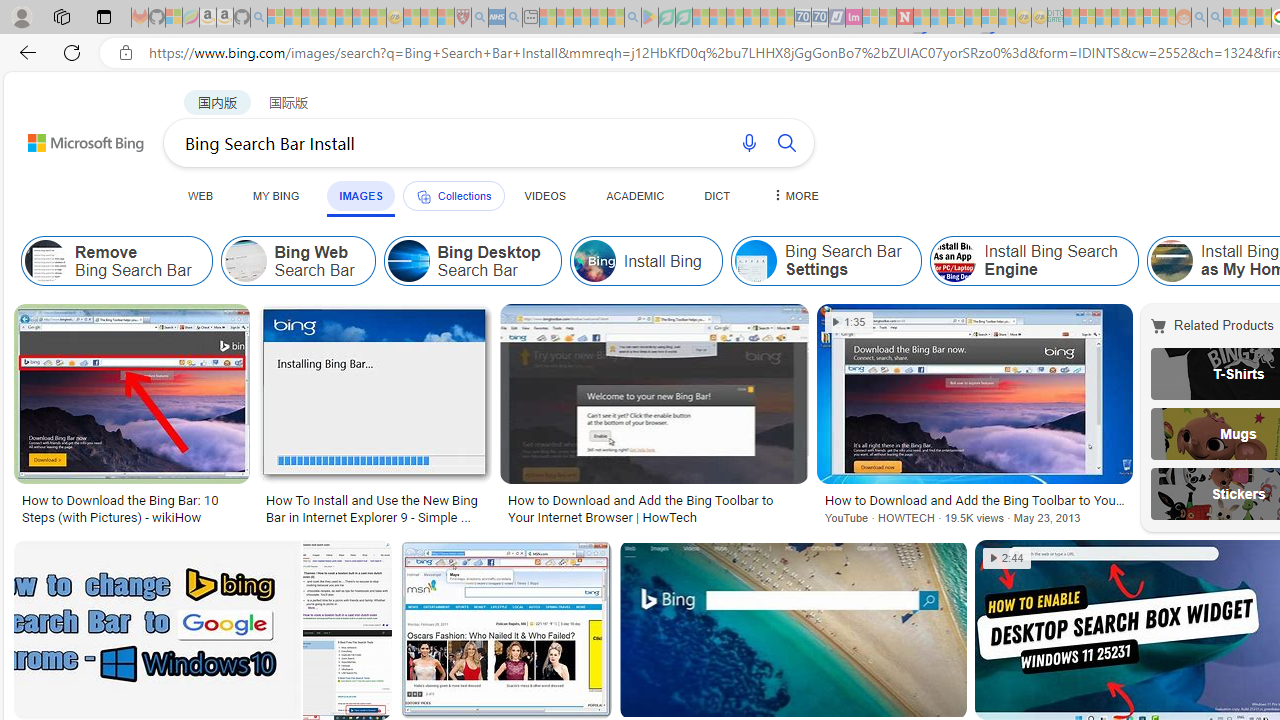 This screenshot has height=720, width=1280. What do you see at coordinates (1007, 558) in the screenshot?
I see `'2:44'` at bounding box center [1007, 558].